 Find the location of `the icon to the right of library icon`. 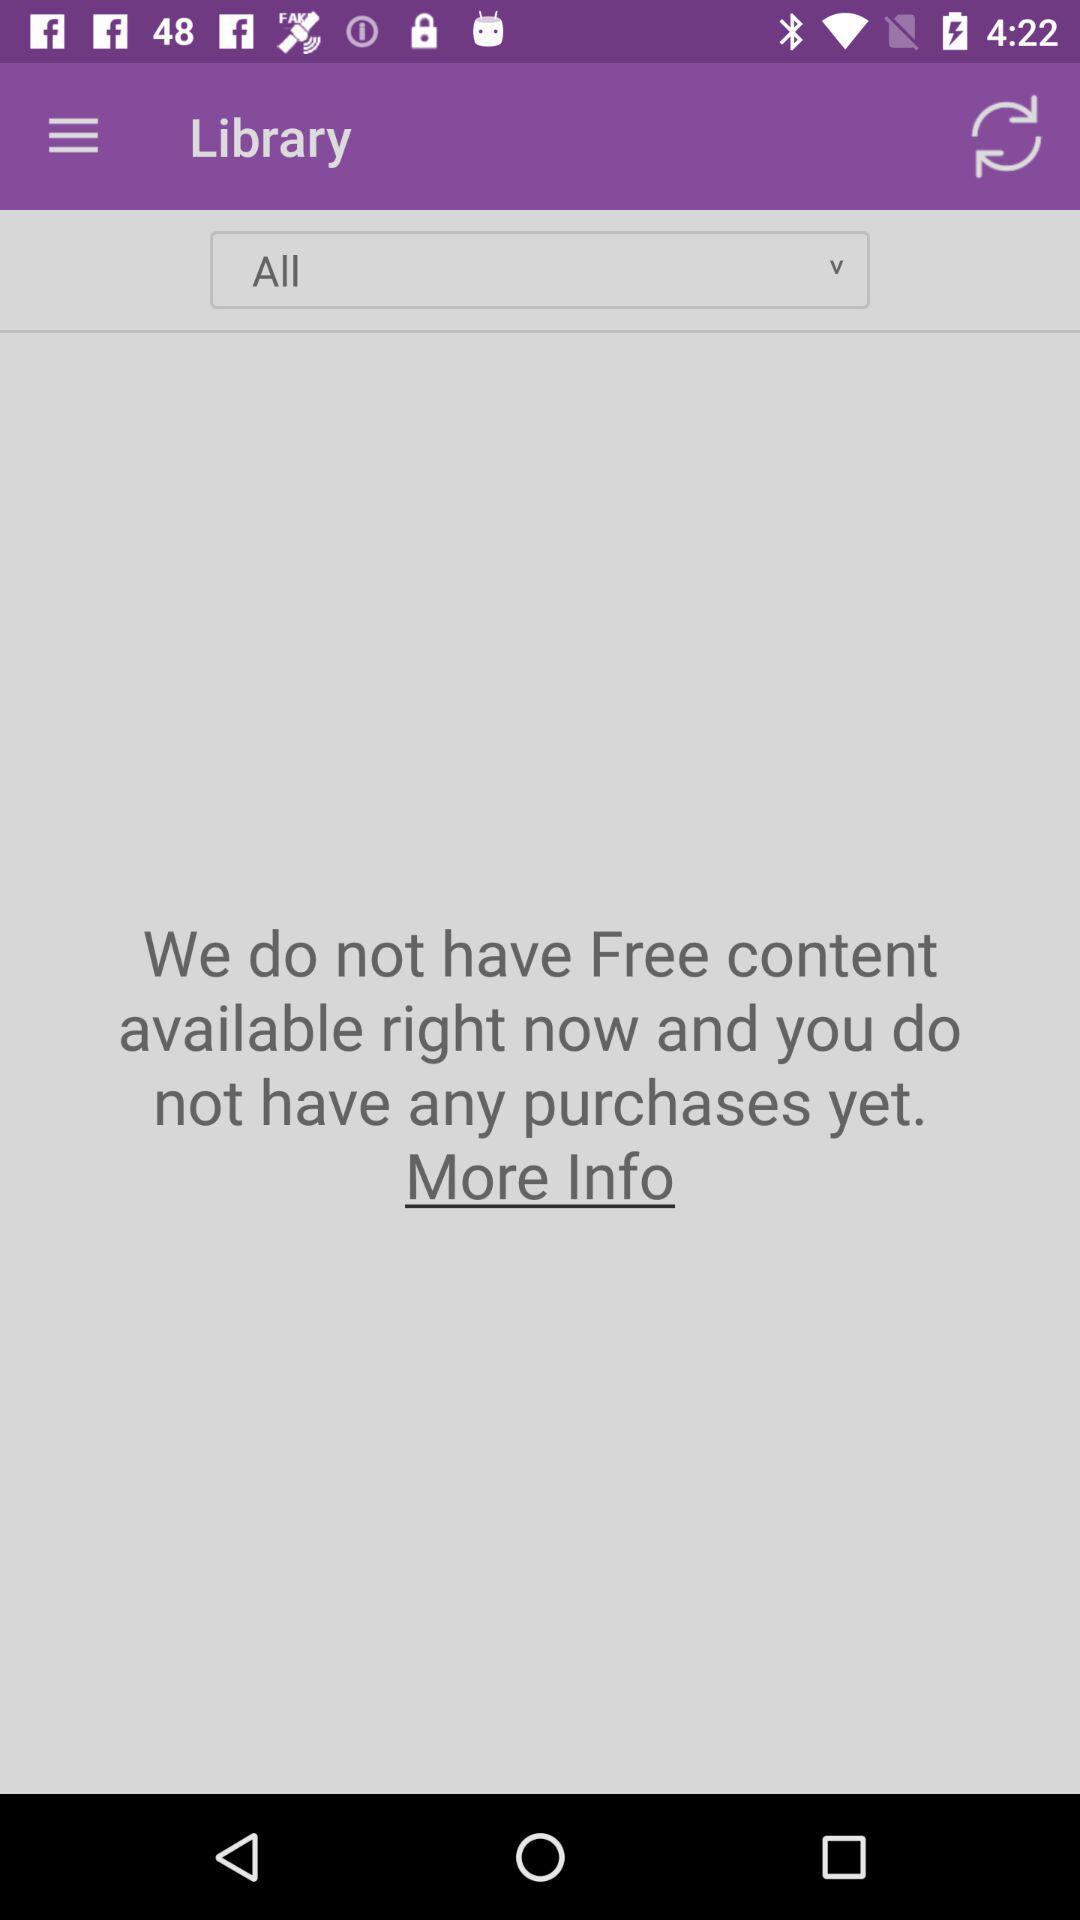

the icon to the right of library icon is located at coordinates (1006, 135).